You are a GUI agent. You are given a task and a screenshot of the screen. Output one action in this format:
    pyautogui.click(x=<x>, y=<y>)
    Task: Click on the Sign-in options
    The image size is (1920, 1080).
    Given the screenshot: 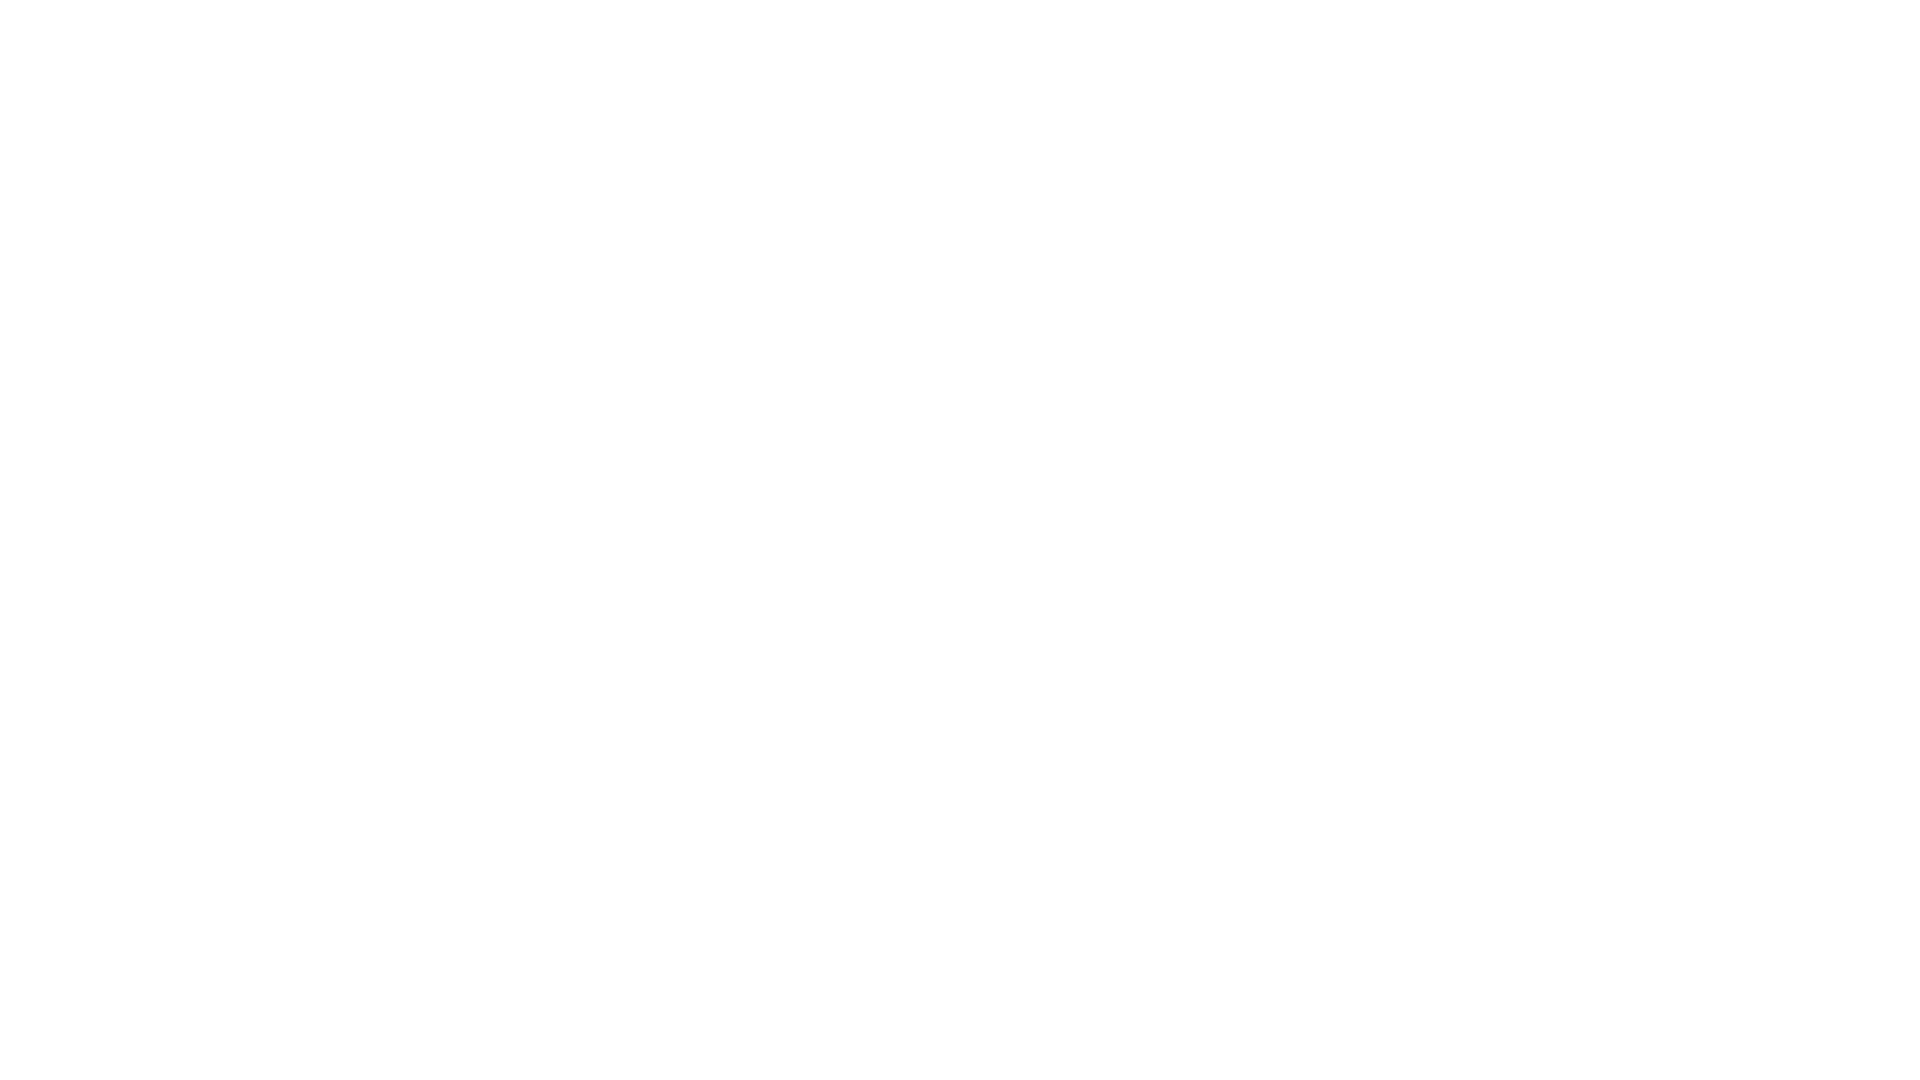 What is the action you would take?
    pyautogui.click(x=960, y=729)
    